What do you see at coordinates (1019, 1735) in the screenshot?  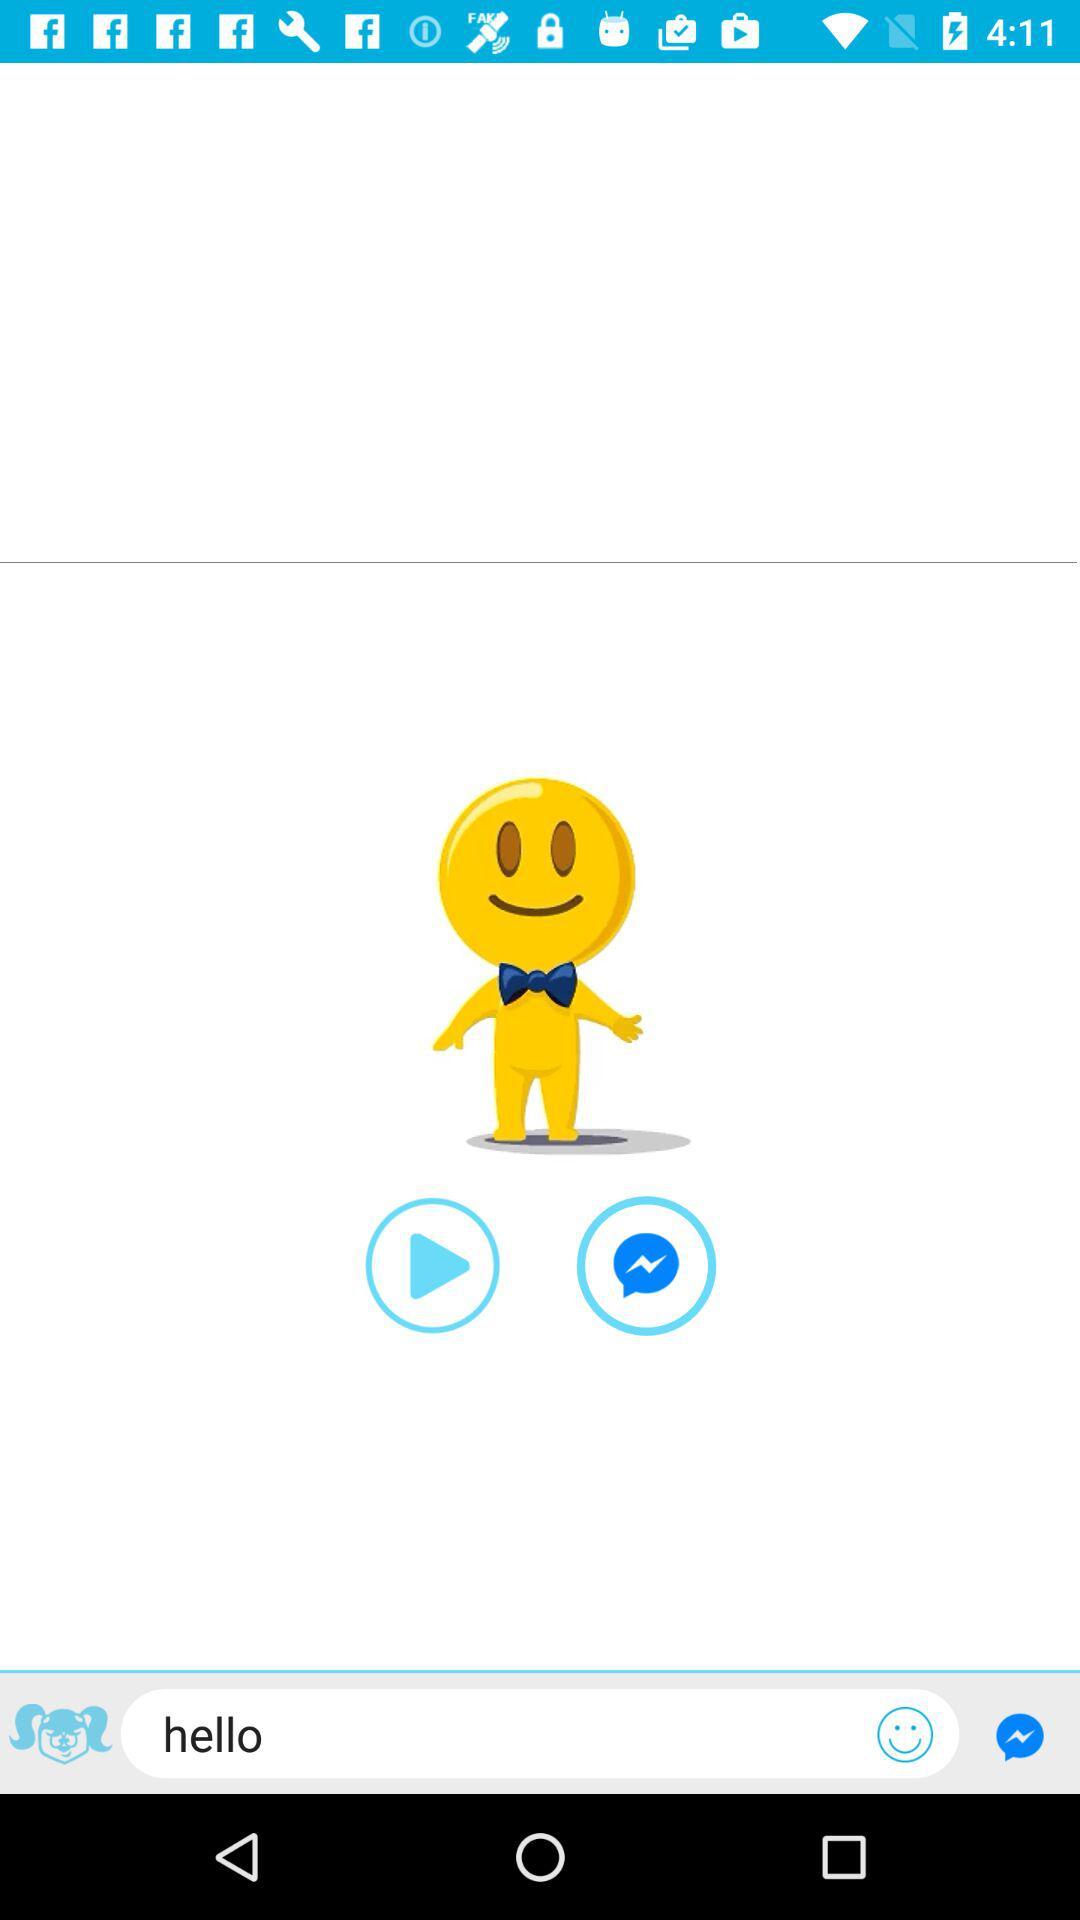 I see `facebook messenger button` at bounding box center [1019, 1735].